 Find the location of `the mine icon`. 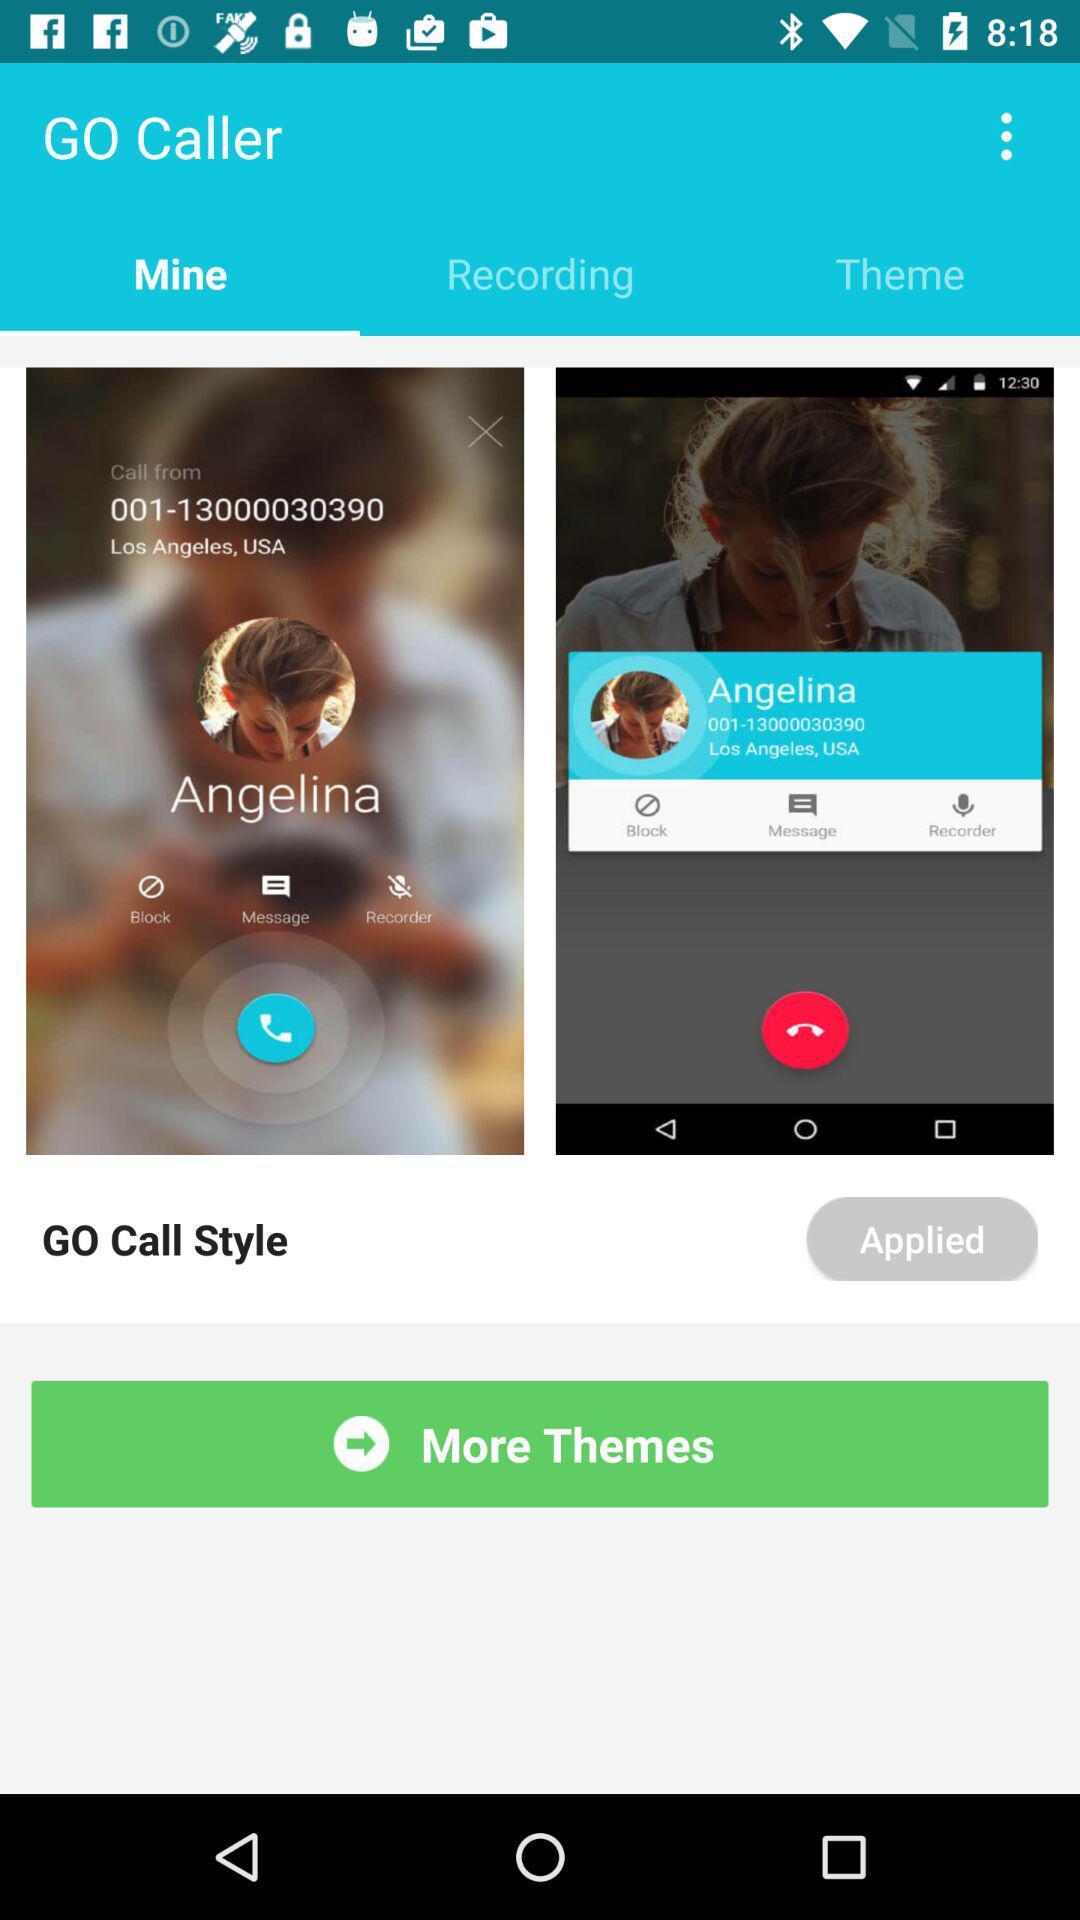

the mine icon is located at coordinates (180, 272).